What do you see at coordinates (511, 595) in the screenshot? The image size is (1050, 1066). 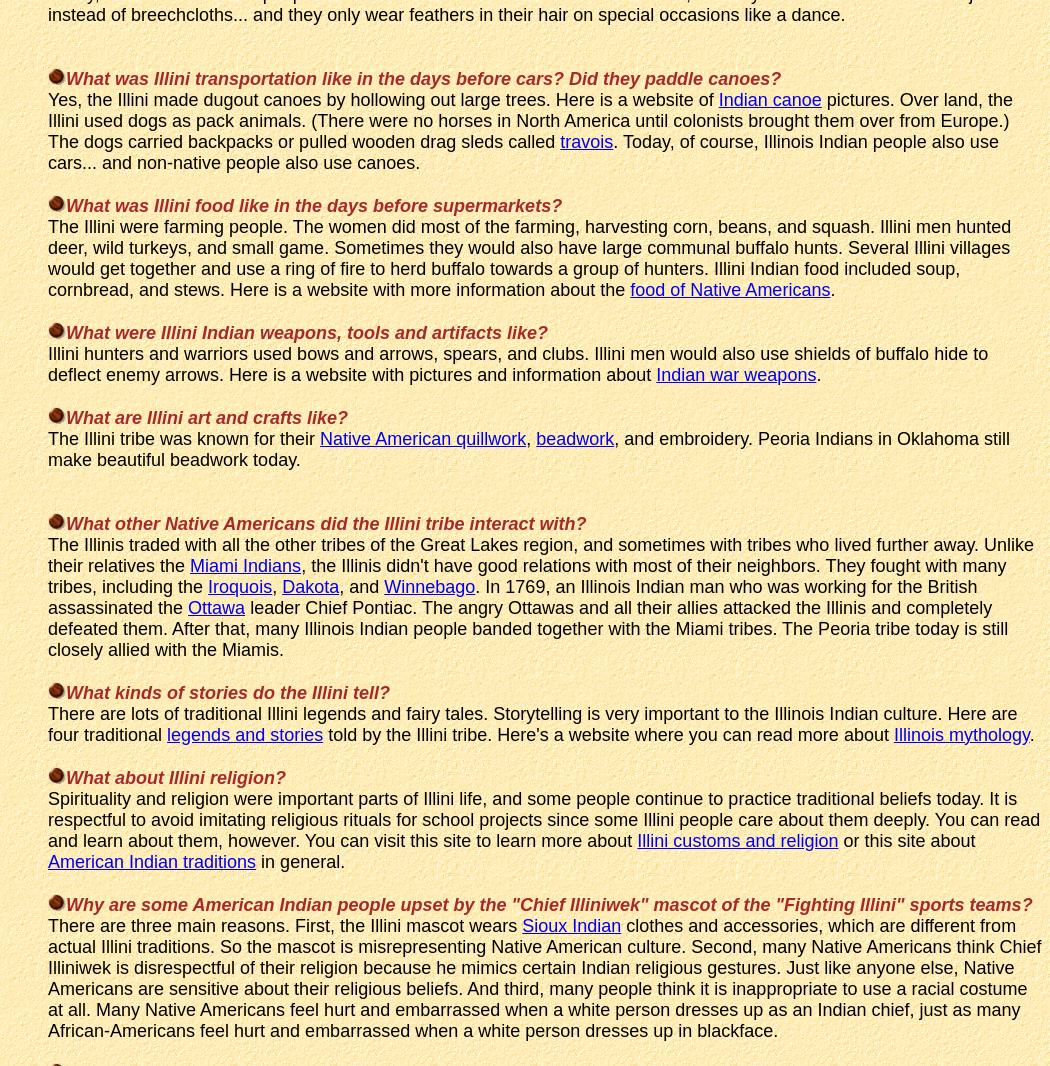 I see `'.
In 1769, an Illinois Indian man who was working for the British assassinated the'` at bounding box center [511, 595].